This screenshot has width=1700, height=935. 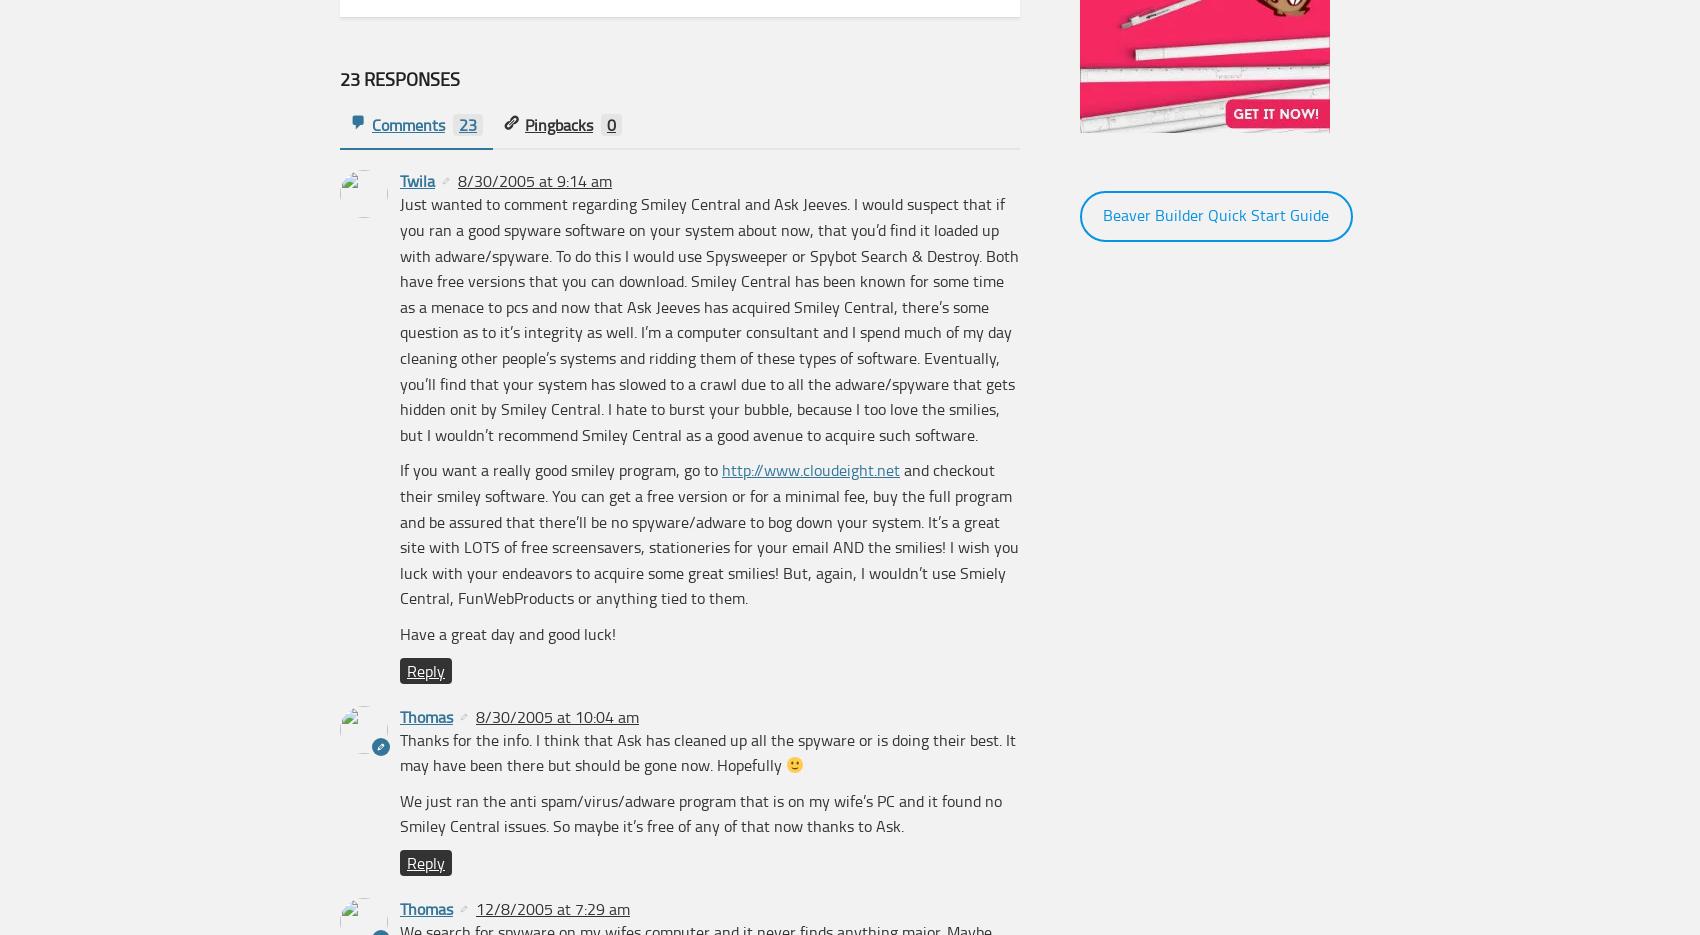 What do you see at coordinates (810, 470) in the screenshot?
I see `'http://www.cloudeight.net'` at bounding box center [810, 470].